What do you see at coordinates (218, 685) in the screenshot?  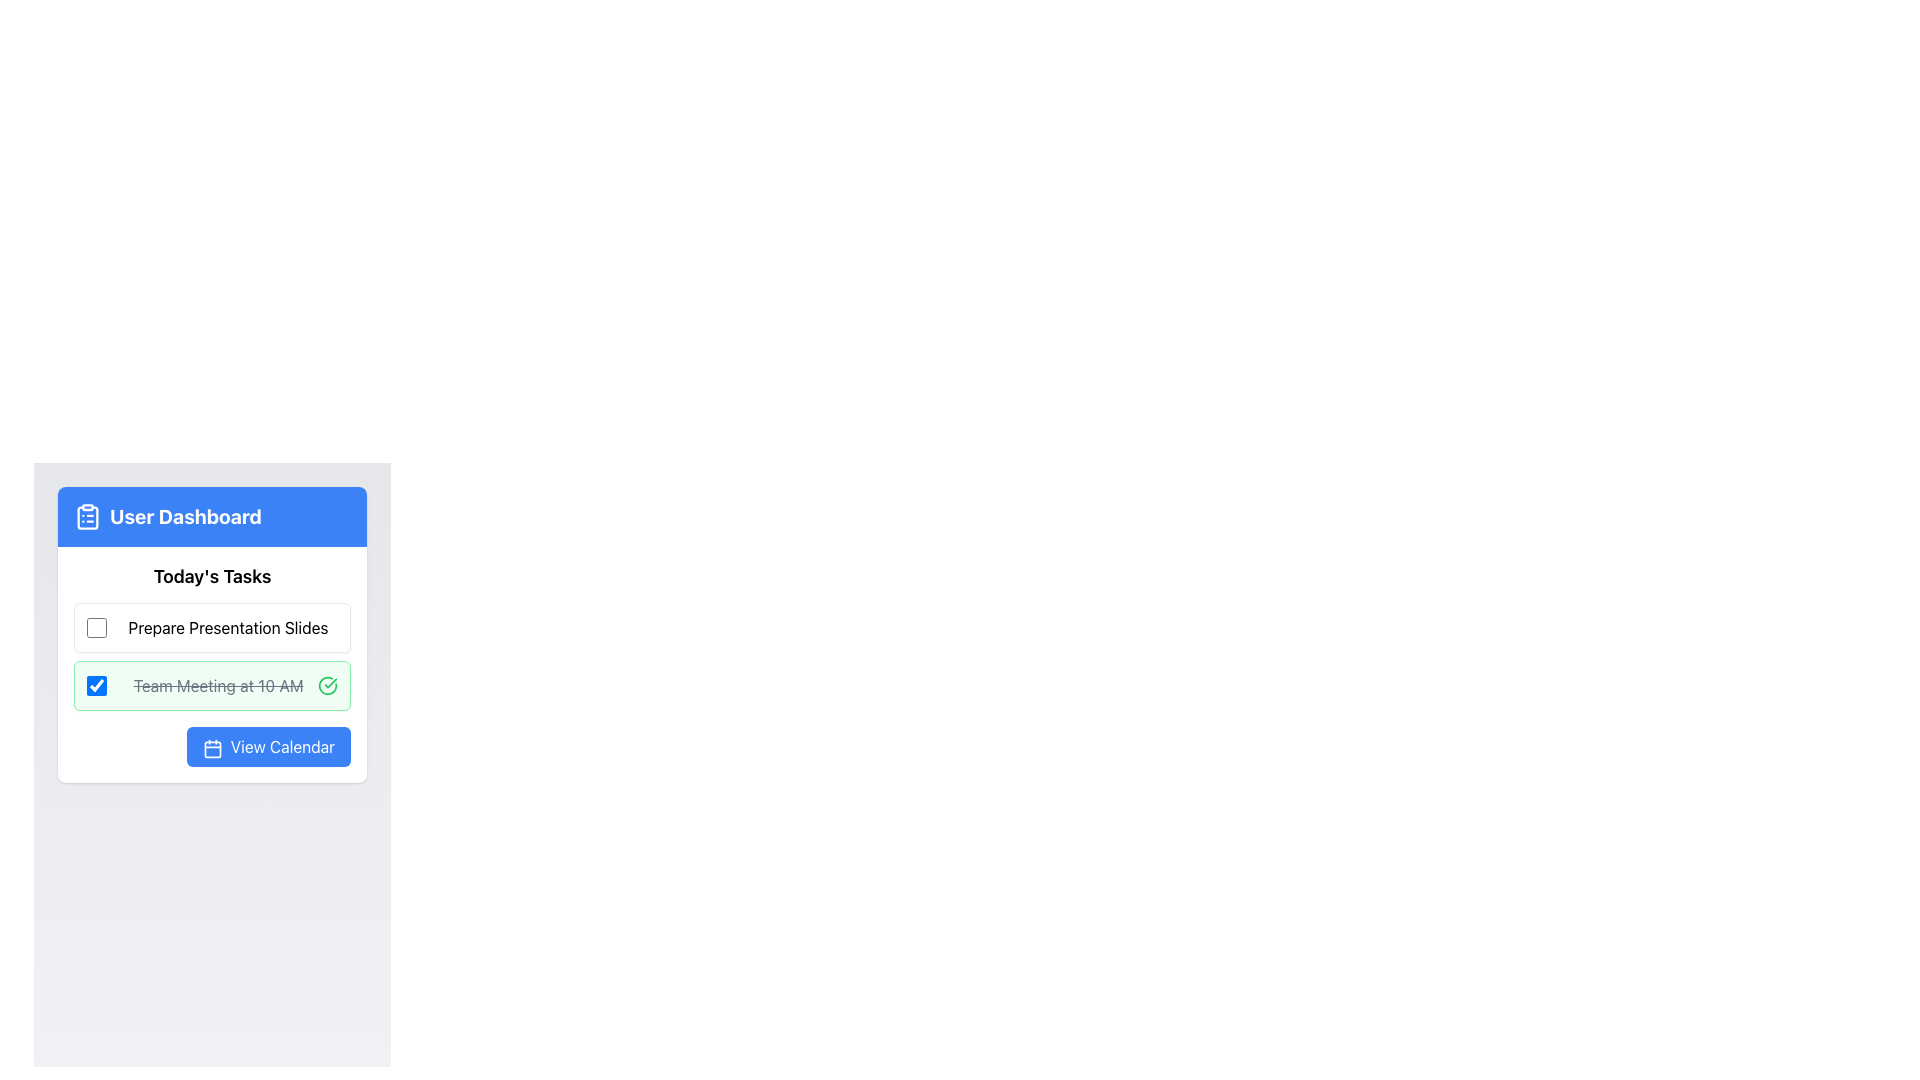 I see `the static text 'Team Meeting at 10 AM' which is styled with strikethrough formatting and displayed in gray color, indicating completion, located under the 'Today's Tasks' list in the 'User Dashboard' section` at bounding box center [218, 685].